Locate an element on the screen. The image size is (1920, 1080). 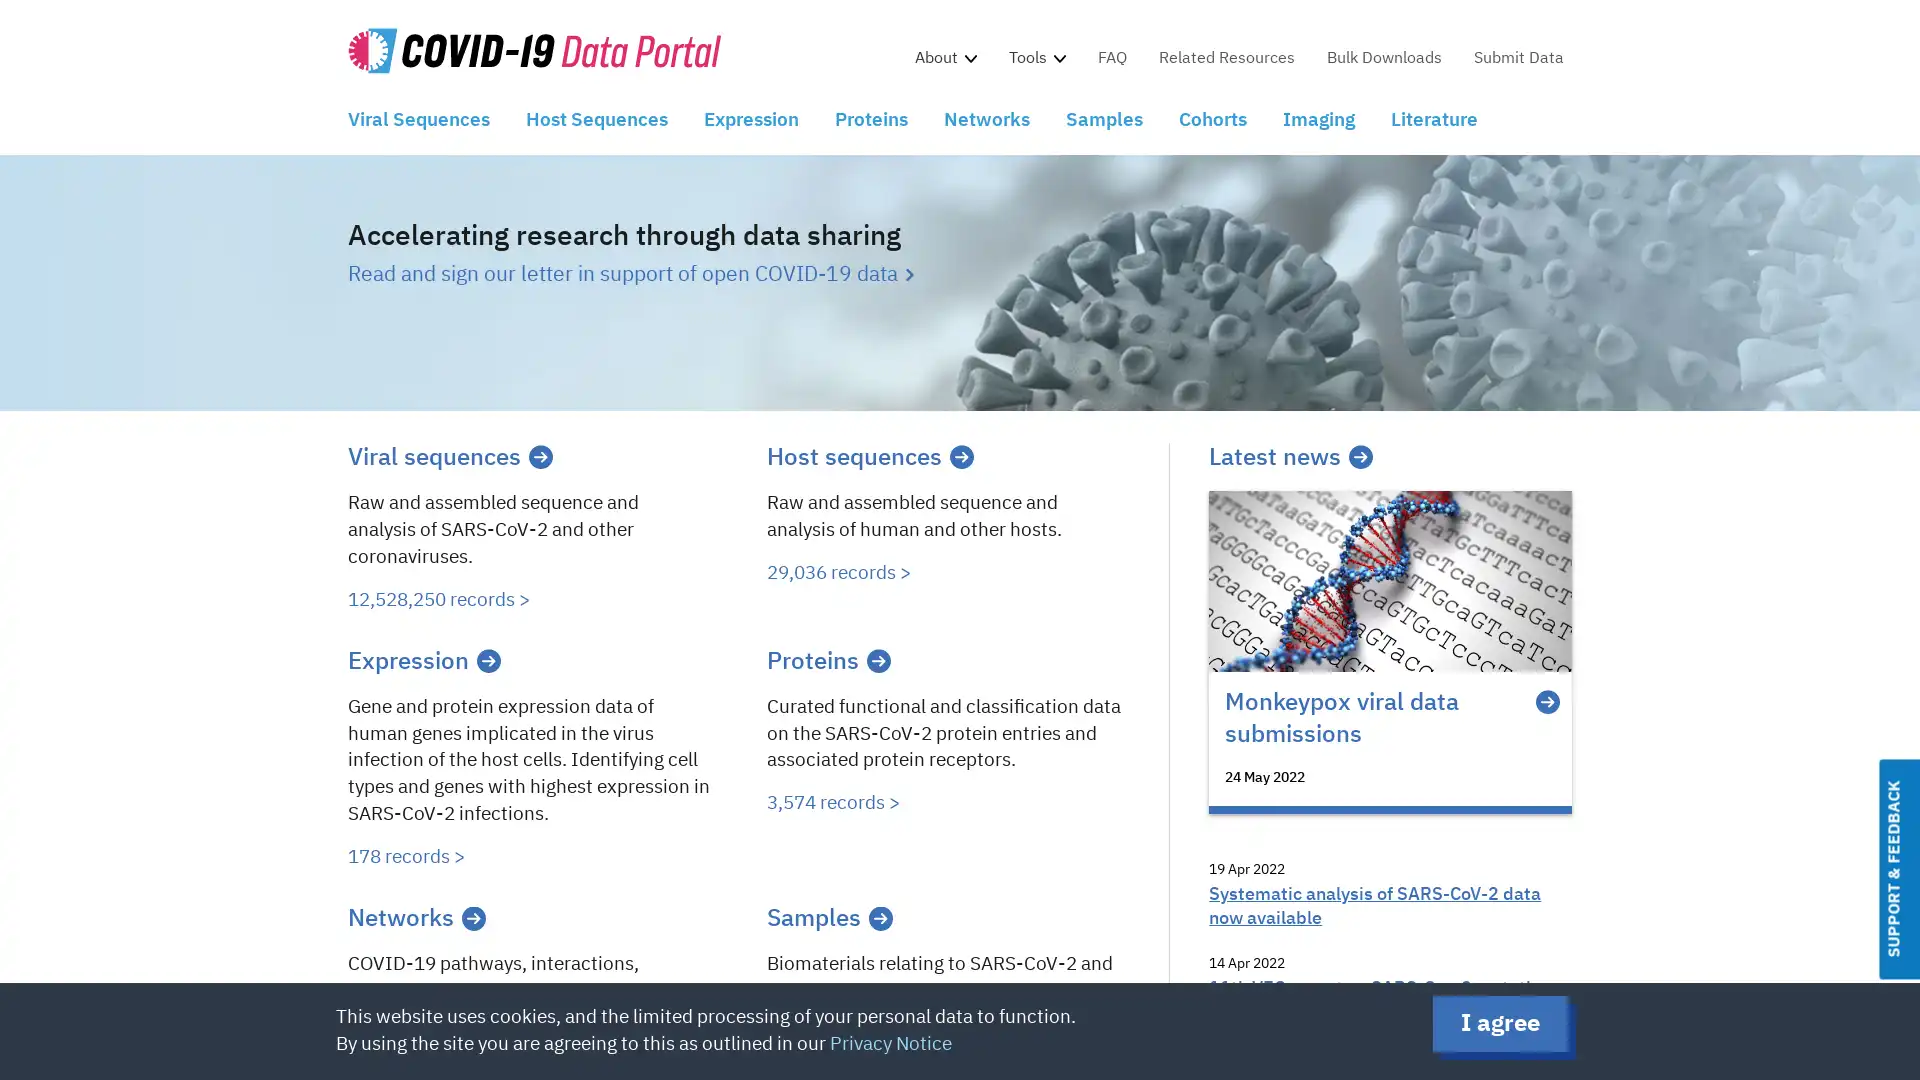
I agree is located at coordinates (1500, 1023).